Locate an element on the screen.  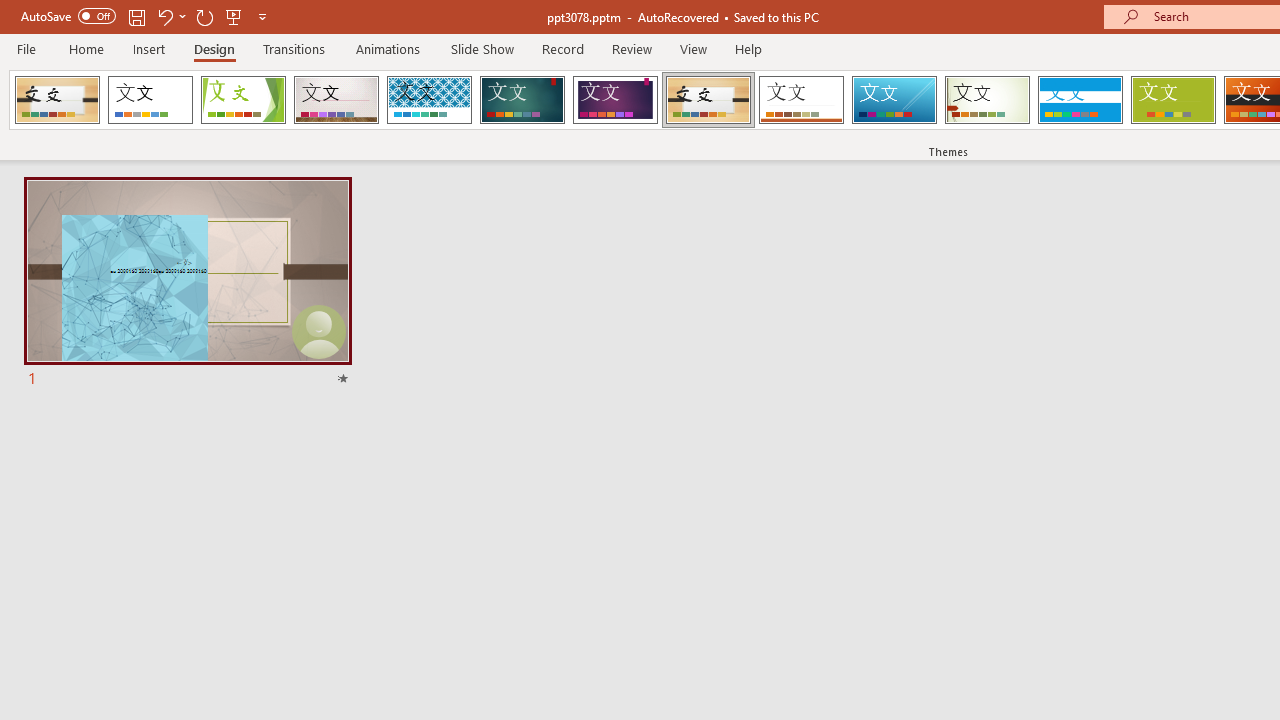
'Wisp' is located at coordinates (987, 100).